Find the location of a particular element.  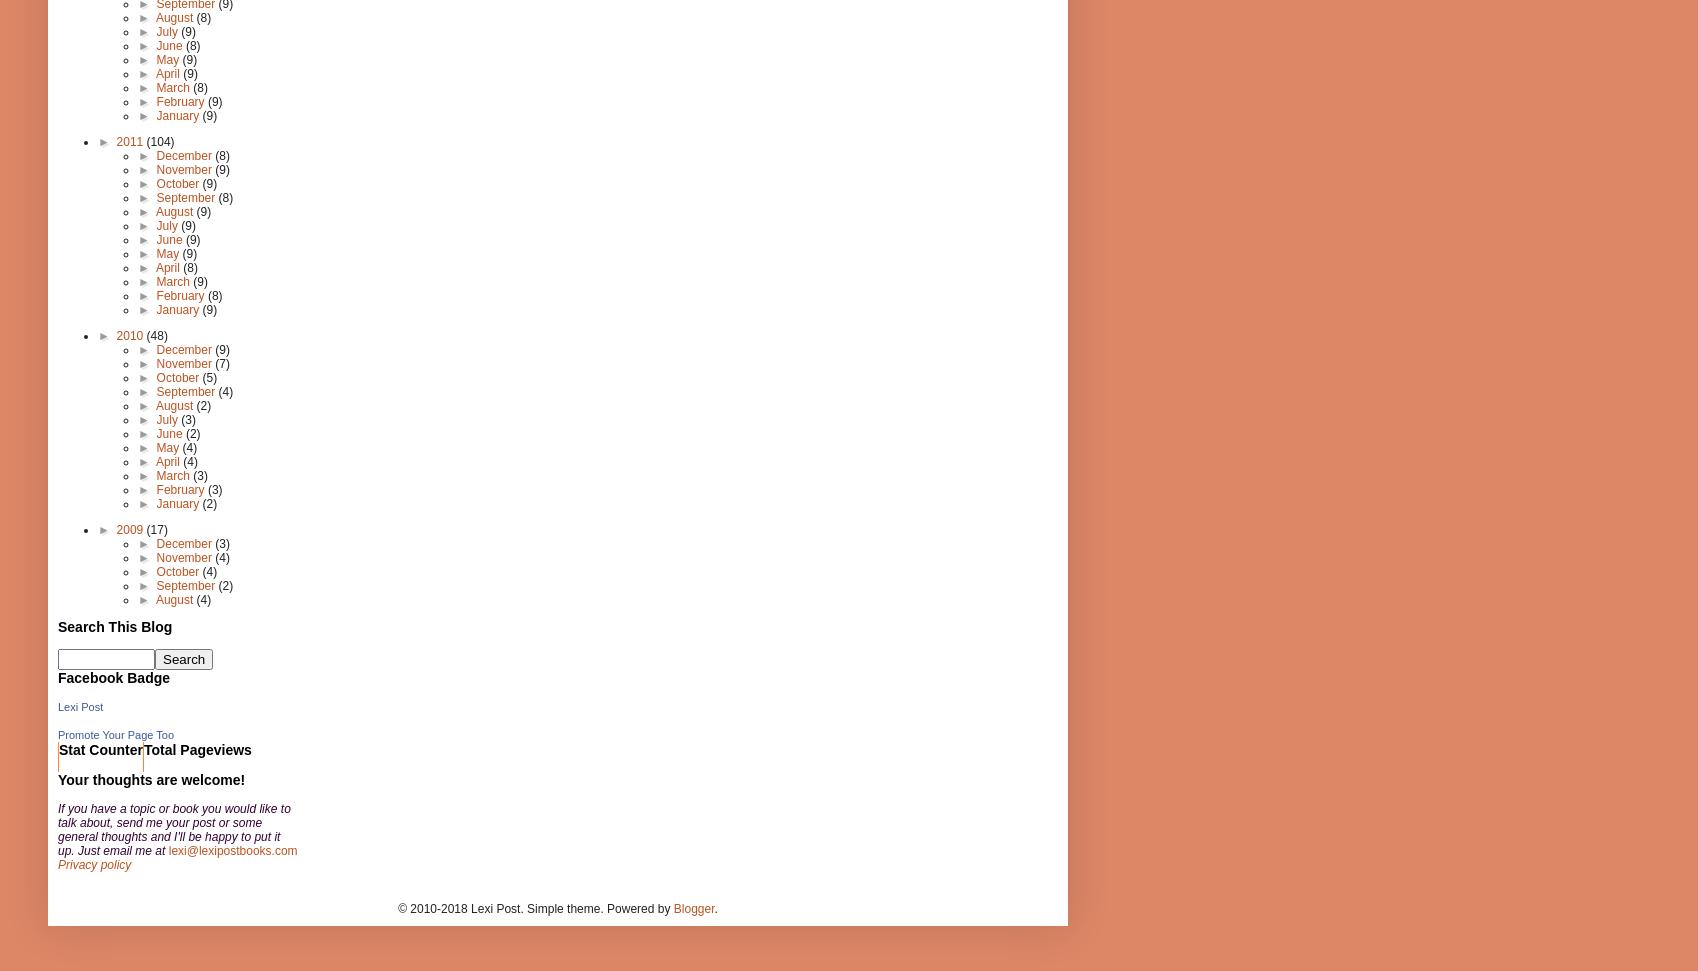

'Total Pageviews' is located at coordinates (142, 749).